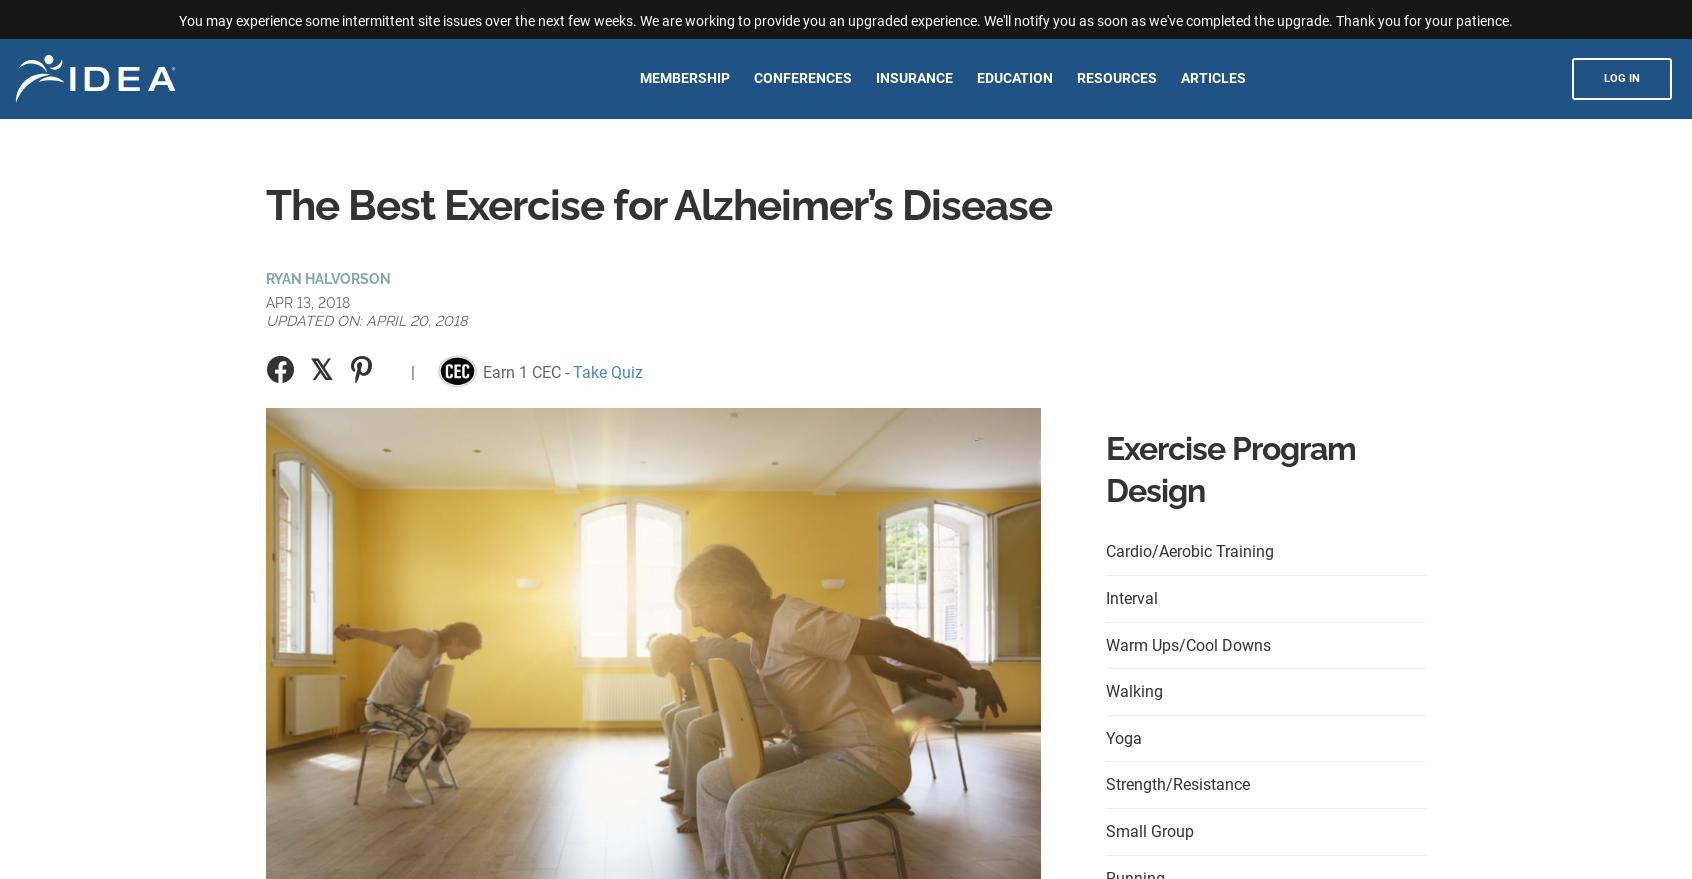 The width and height of the screenshot is (1692, 879). What do you see at coordinates (1230, 469) in the screenshot?
I see `'Exercise Program Design'` at bounding box center [1230, 469].